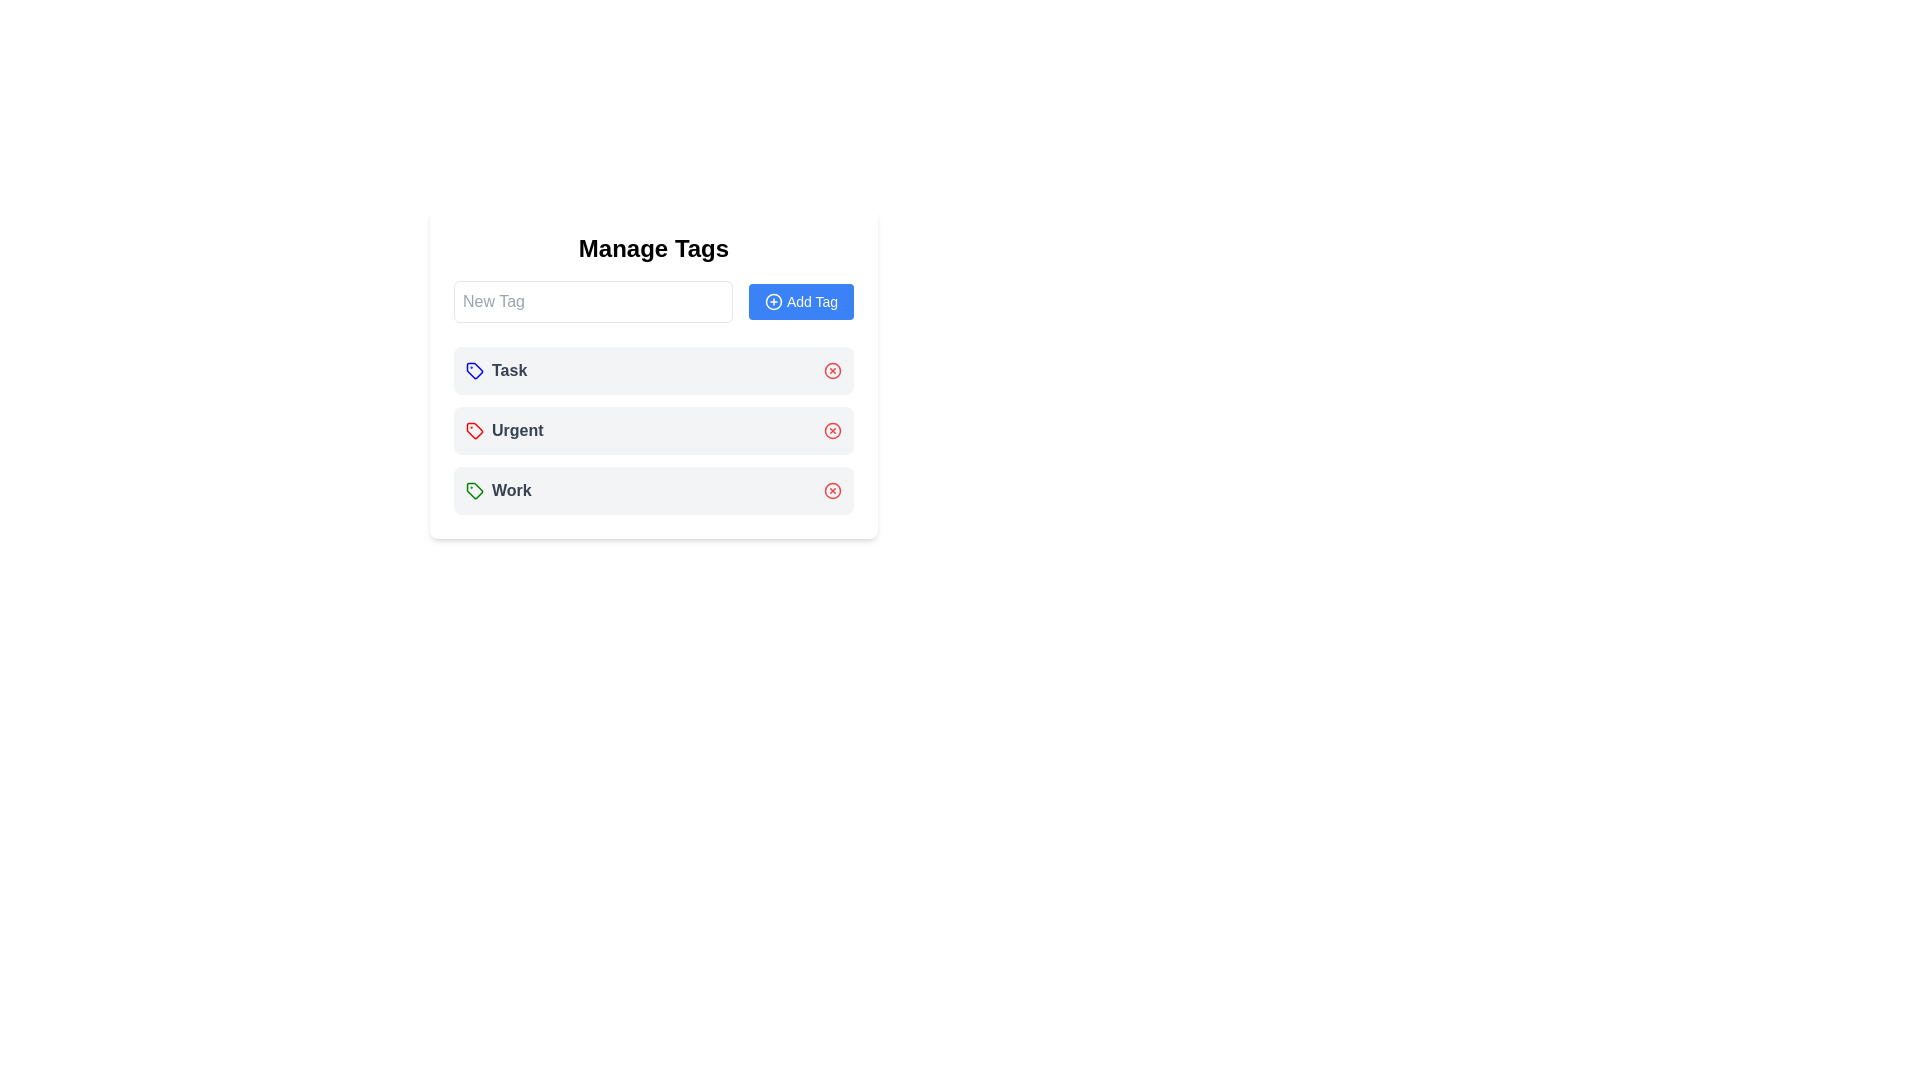 The width and height of the screenshot is (1920, 1080). Describe the element at coordinates (509, 370) in the screenshot. I see `the 'Task' label which serves as a visual identification tag, located to the right of a blue tag icon in the first row of a list` at that location.